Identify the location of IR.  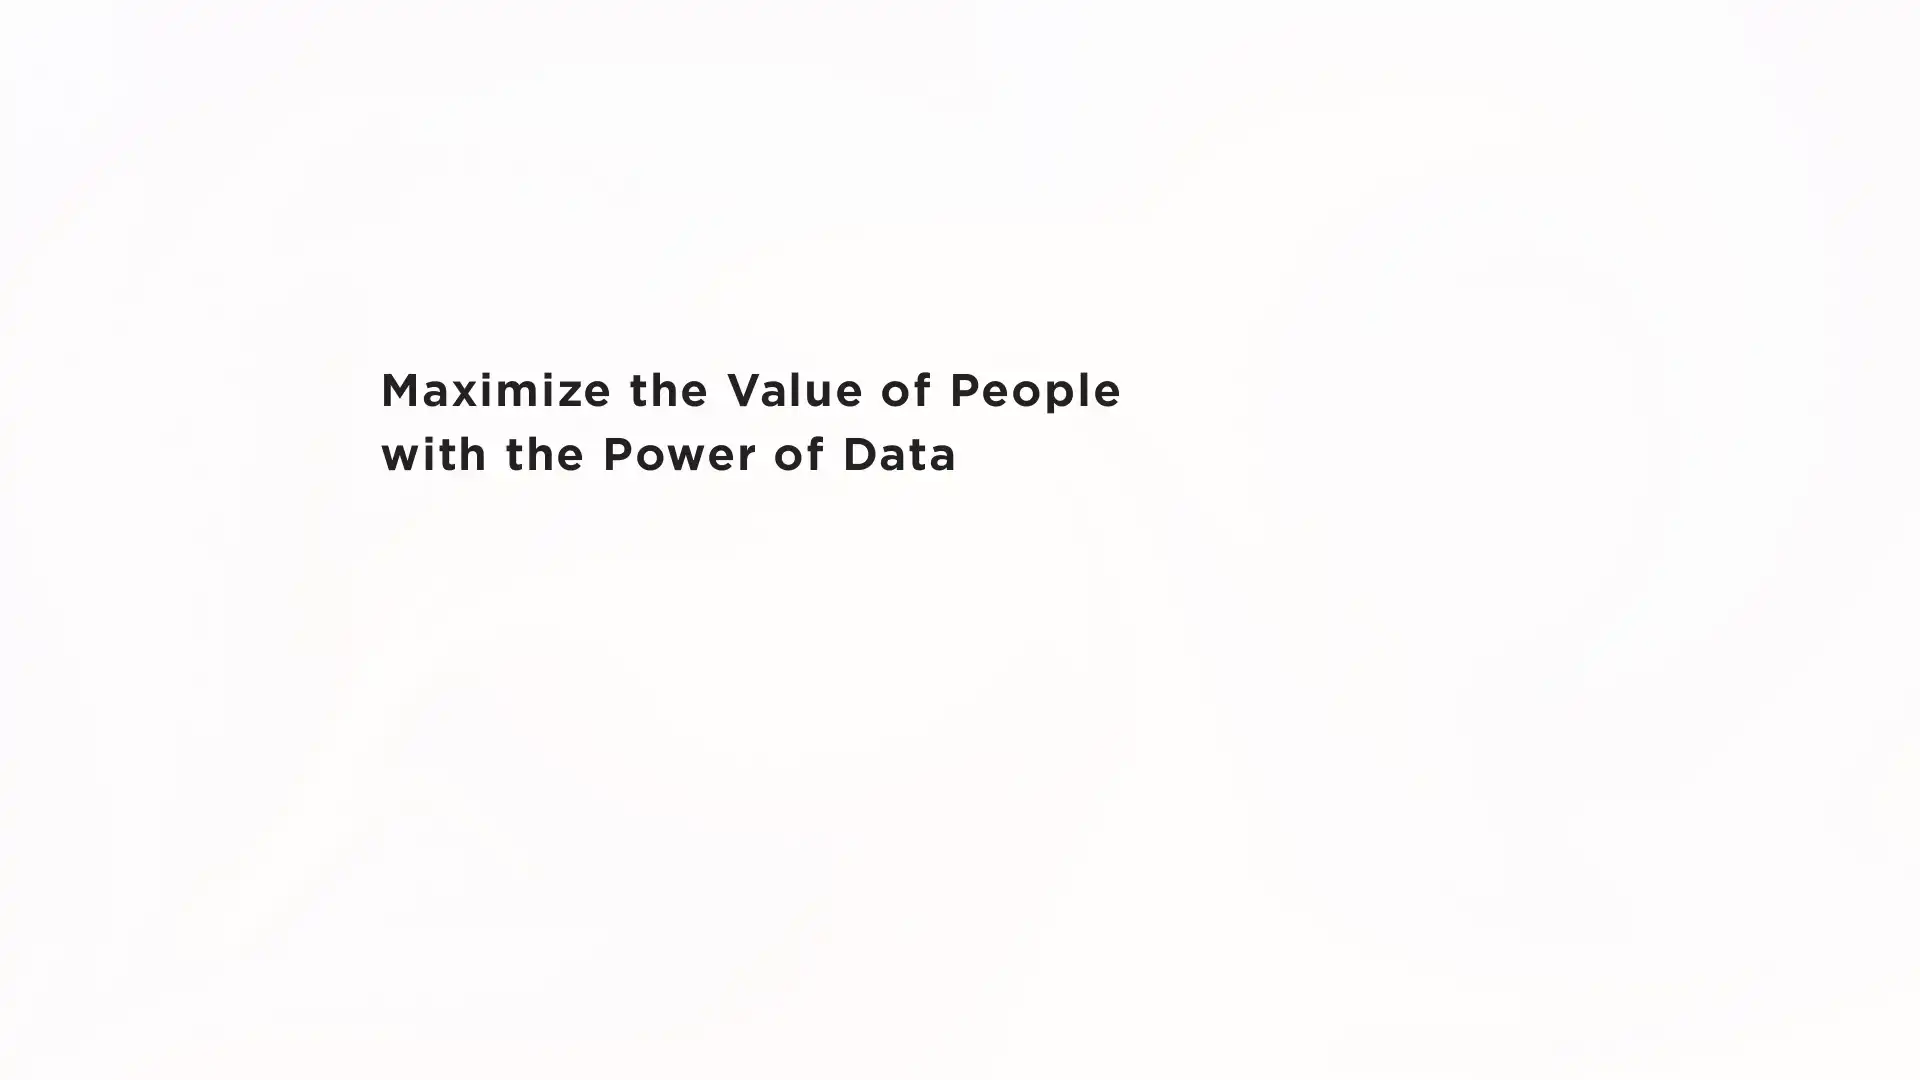
(969, 73).